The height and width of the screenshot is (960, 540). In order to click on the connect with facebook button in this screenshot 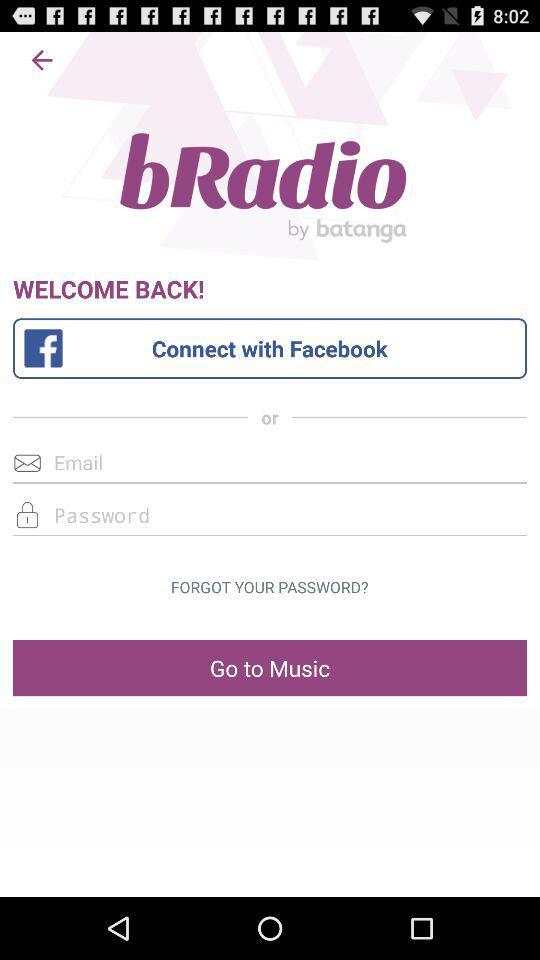, I will do `click(269, 348)`.